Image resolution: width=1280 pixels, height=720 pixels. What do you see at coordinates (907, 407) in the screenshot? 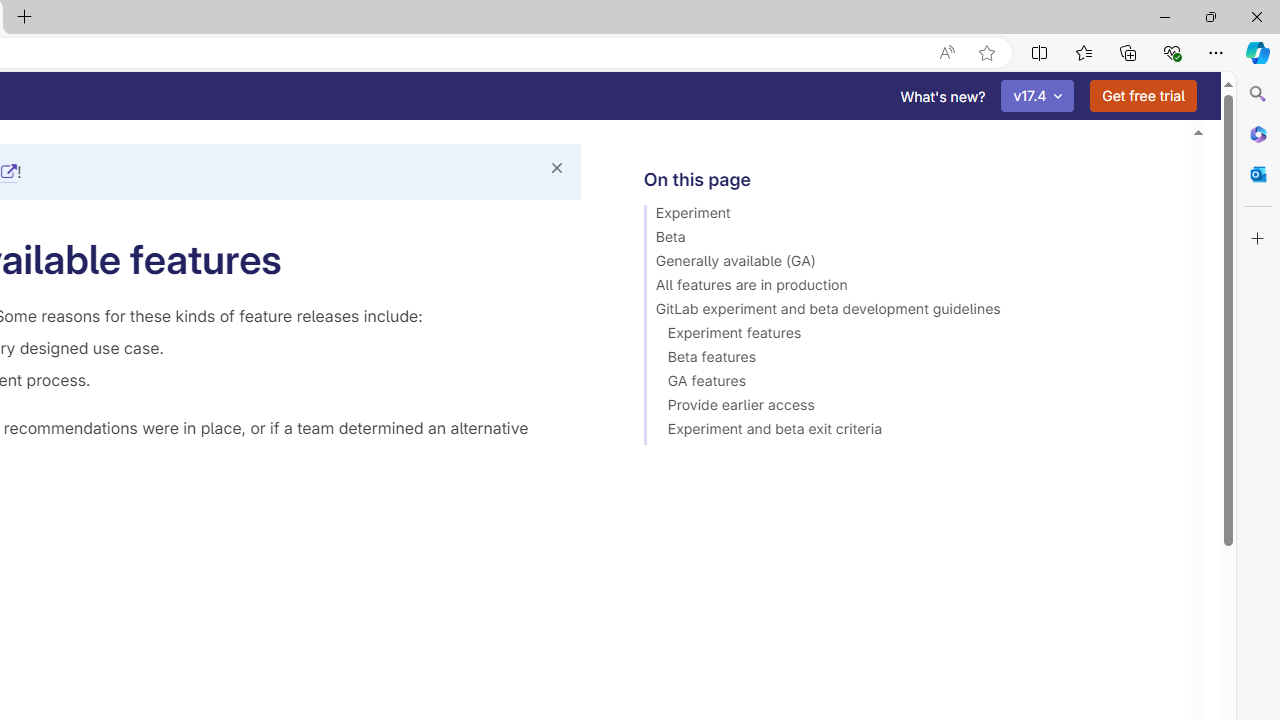
I see `'Provide earlier access'` at bounding box center [907, 407].